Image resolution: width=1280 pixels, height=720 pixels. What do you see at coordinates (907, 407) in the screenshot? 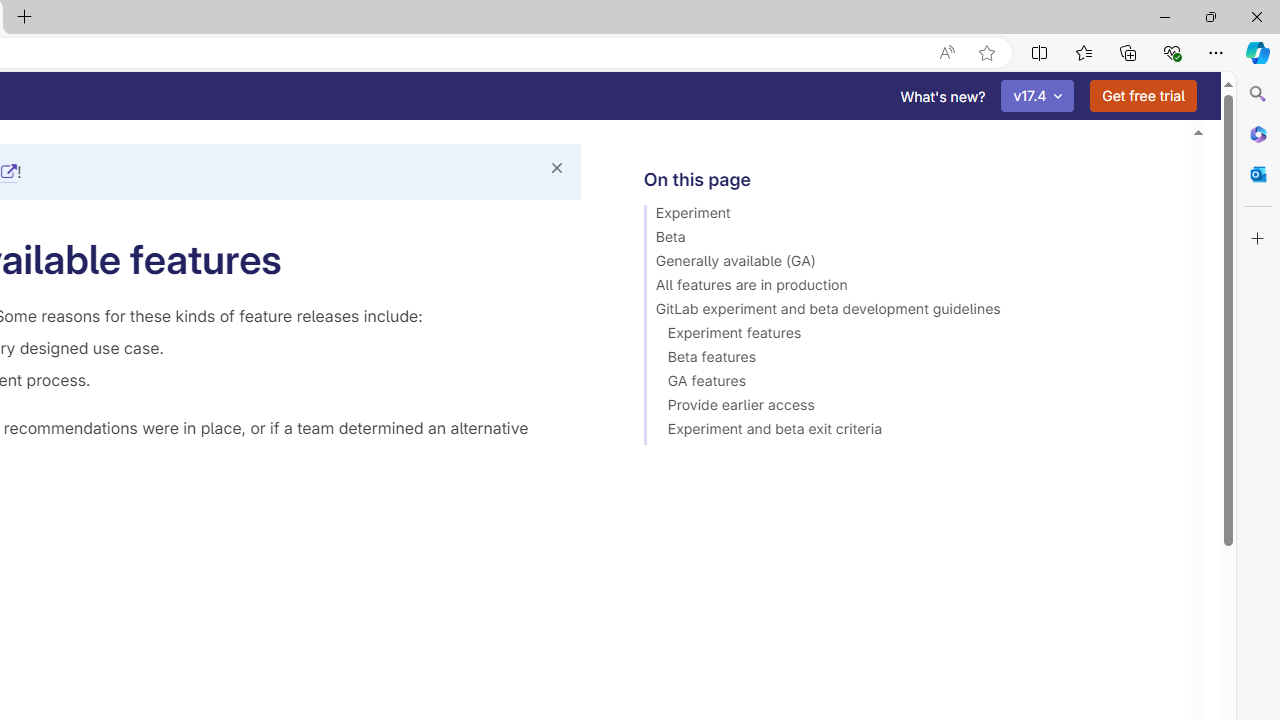
I see `'Provide earlier access'` at bounding box center [907, 407].